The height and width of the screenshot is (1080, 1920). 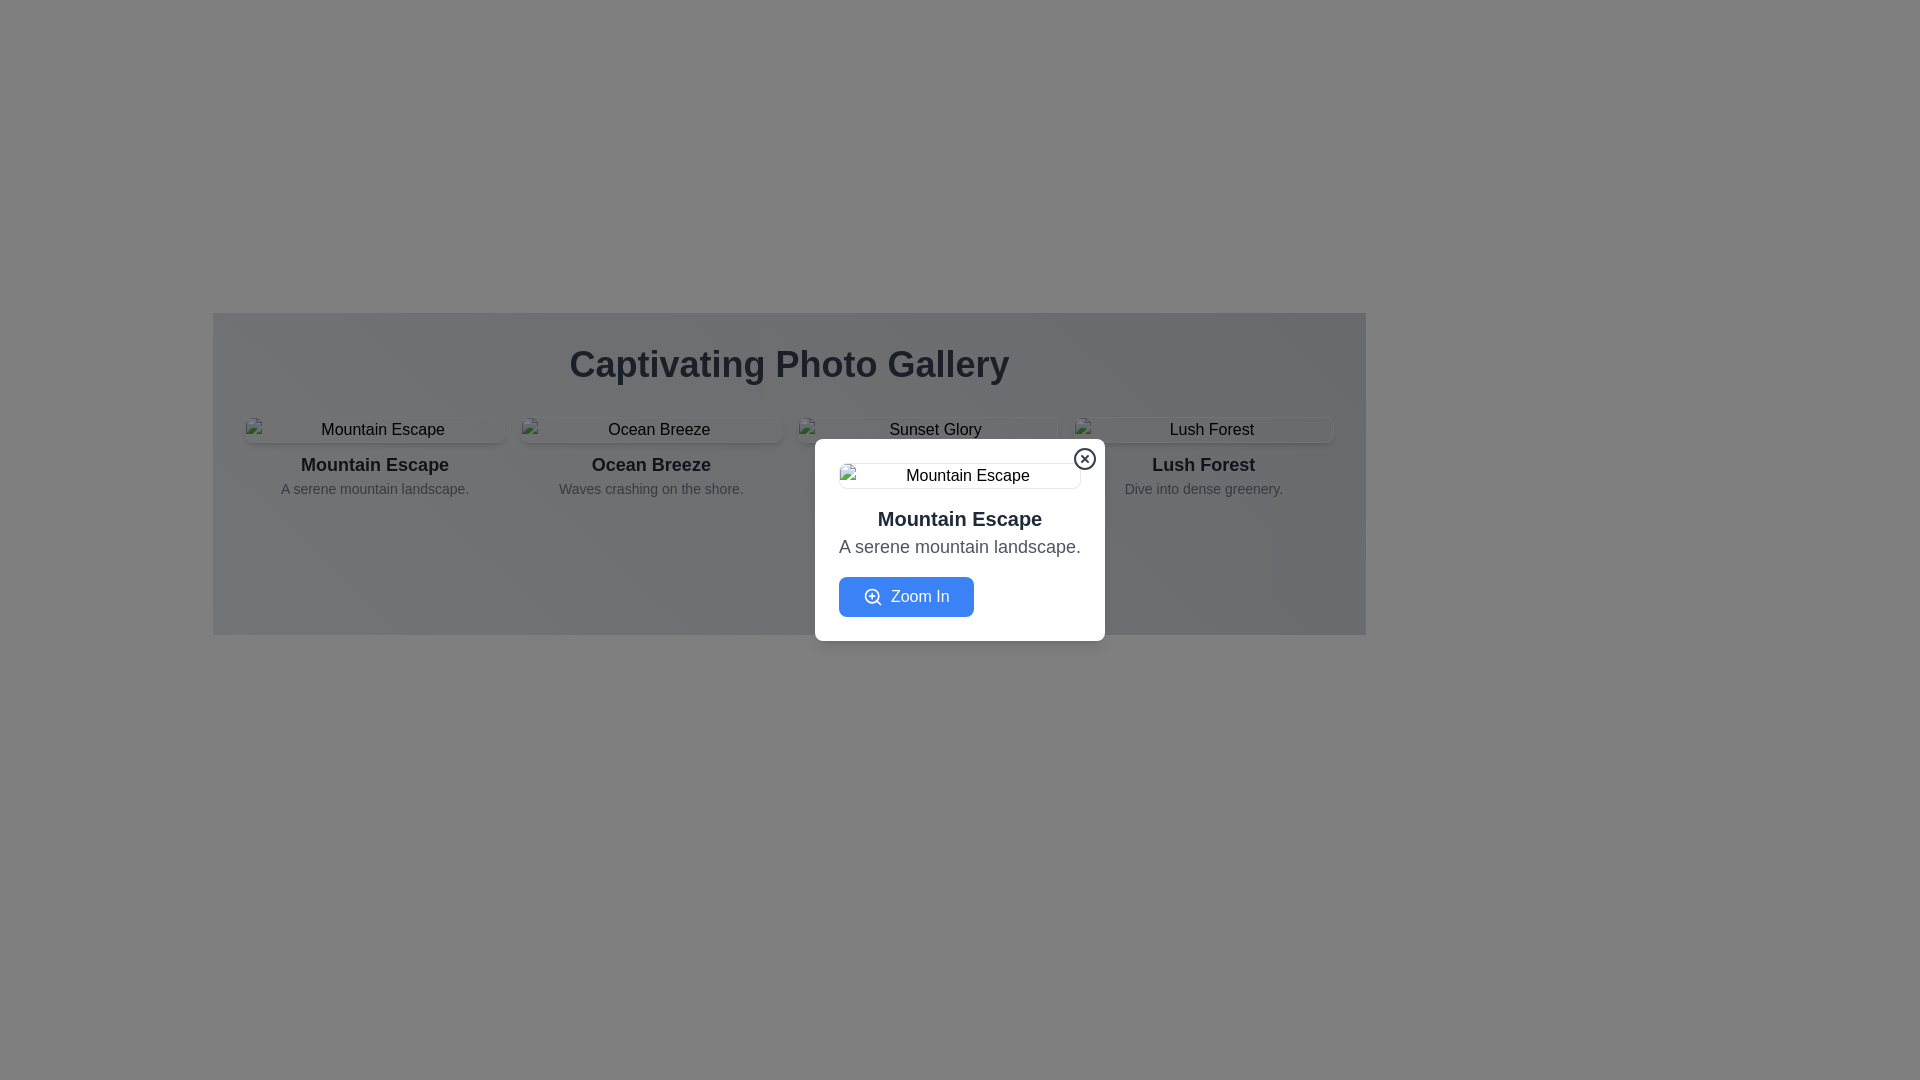 What do you see at coordinates (919, 596) in the screenshot?
I see `text 'Zoom In' located within the blue button with rounded corners at the center of the dialog box titled 'Mountain Escape'` at bounding box center [919, 596].